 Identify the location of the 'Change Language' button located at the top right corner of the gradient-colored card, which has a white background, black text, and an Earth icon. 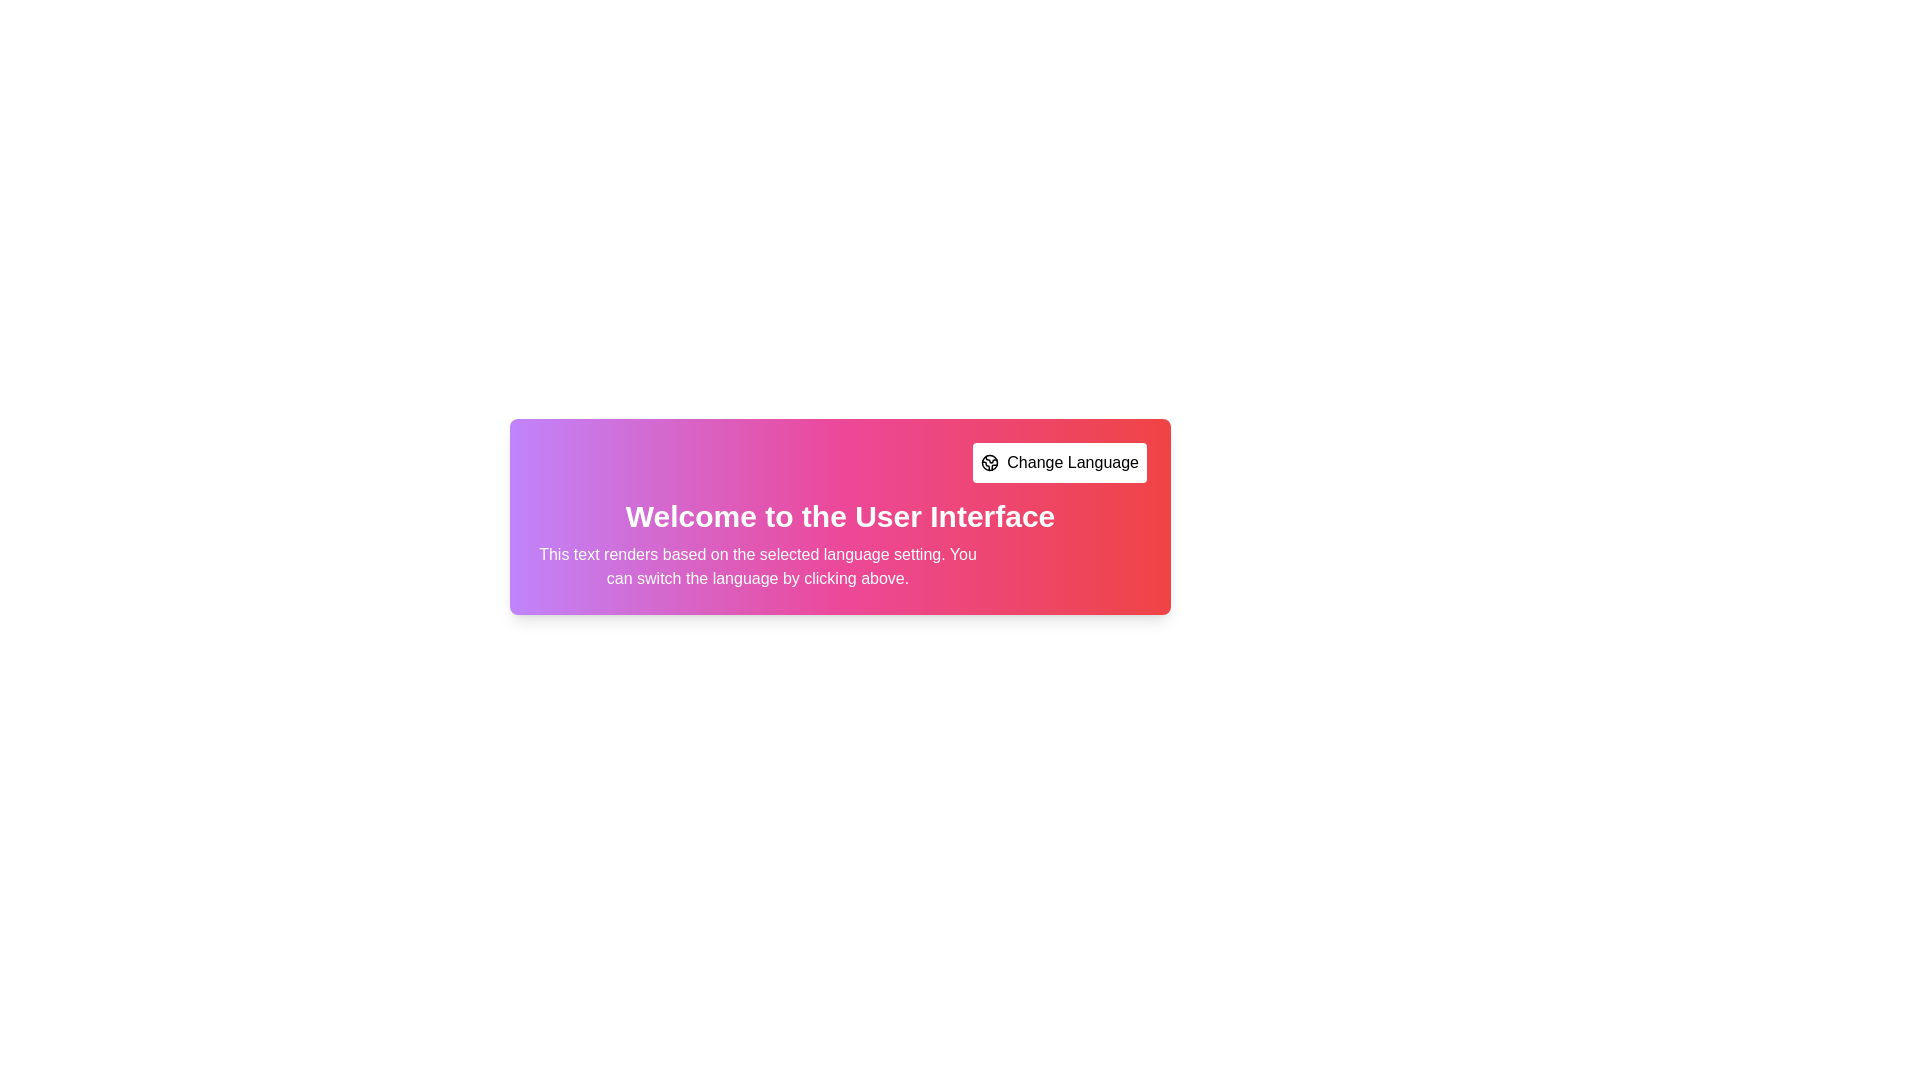
(1059, 462).